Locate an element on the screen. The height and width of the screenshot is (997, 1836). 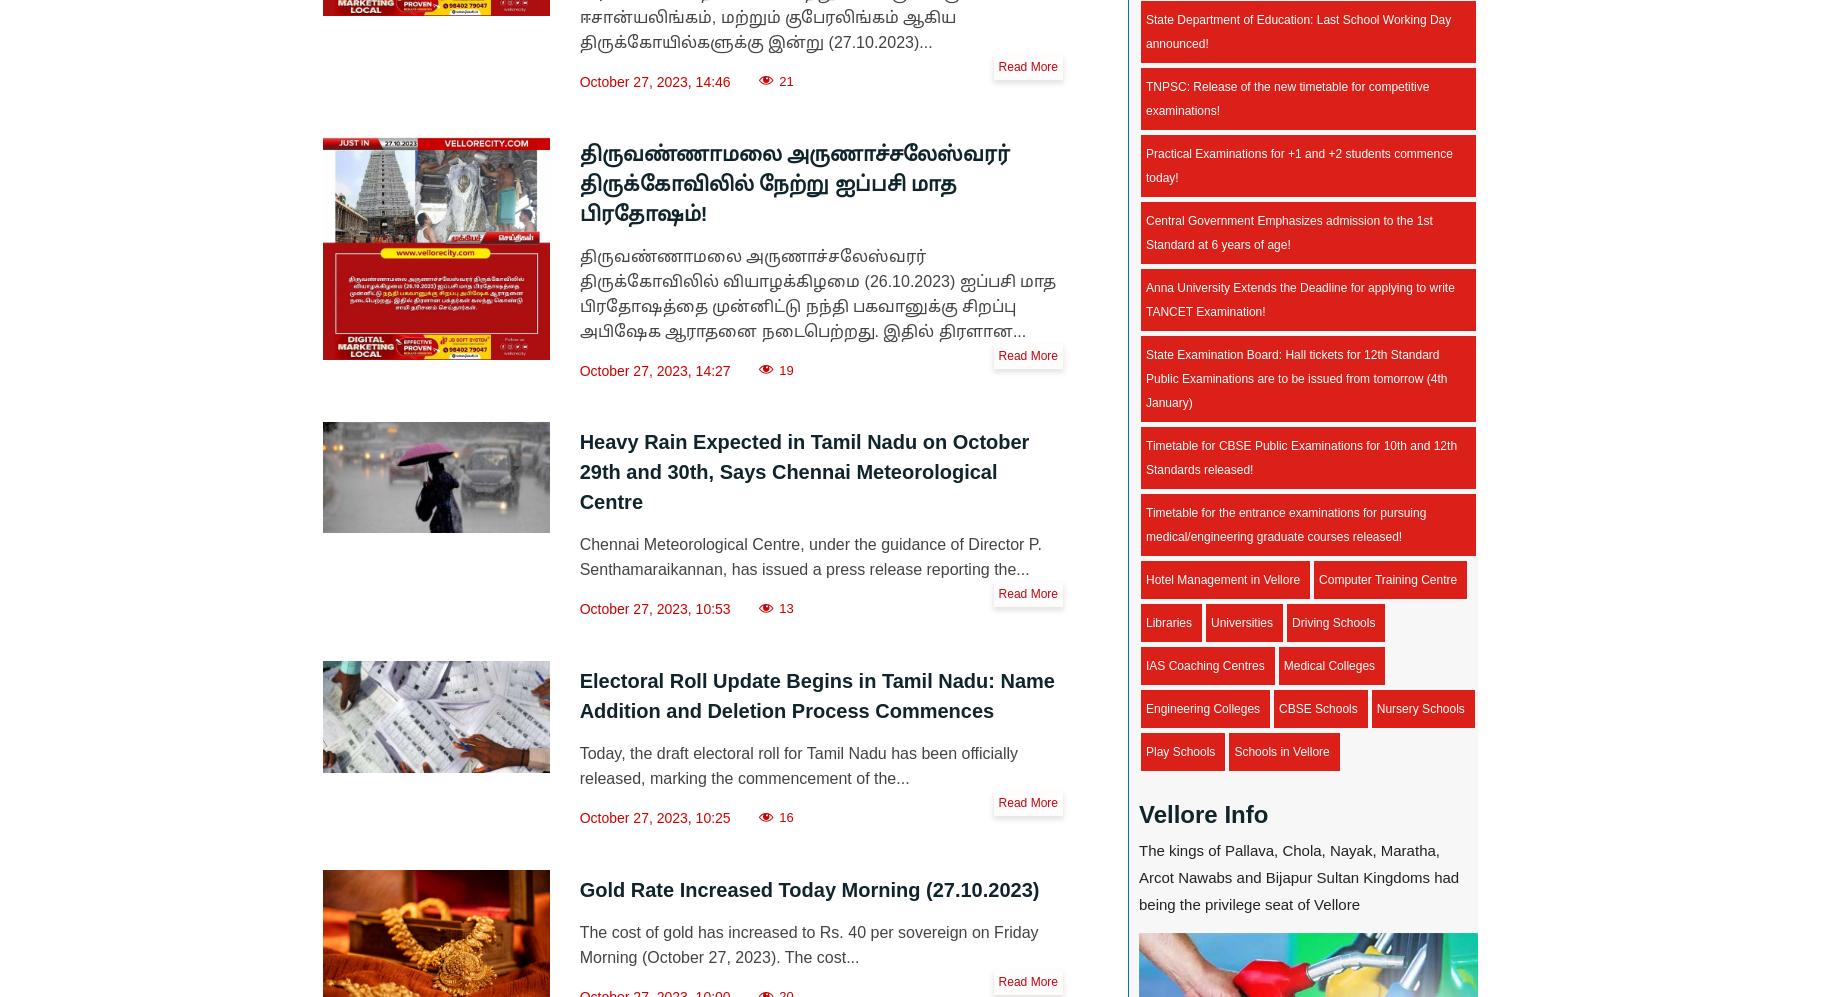
'IAS Coaching Centres' is located at coordinates (1203, 665).